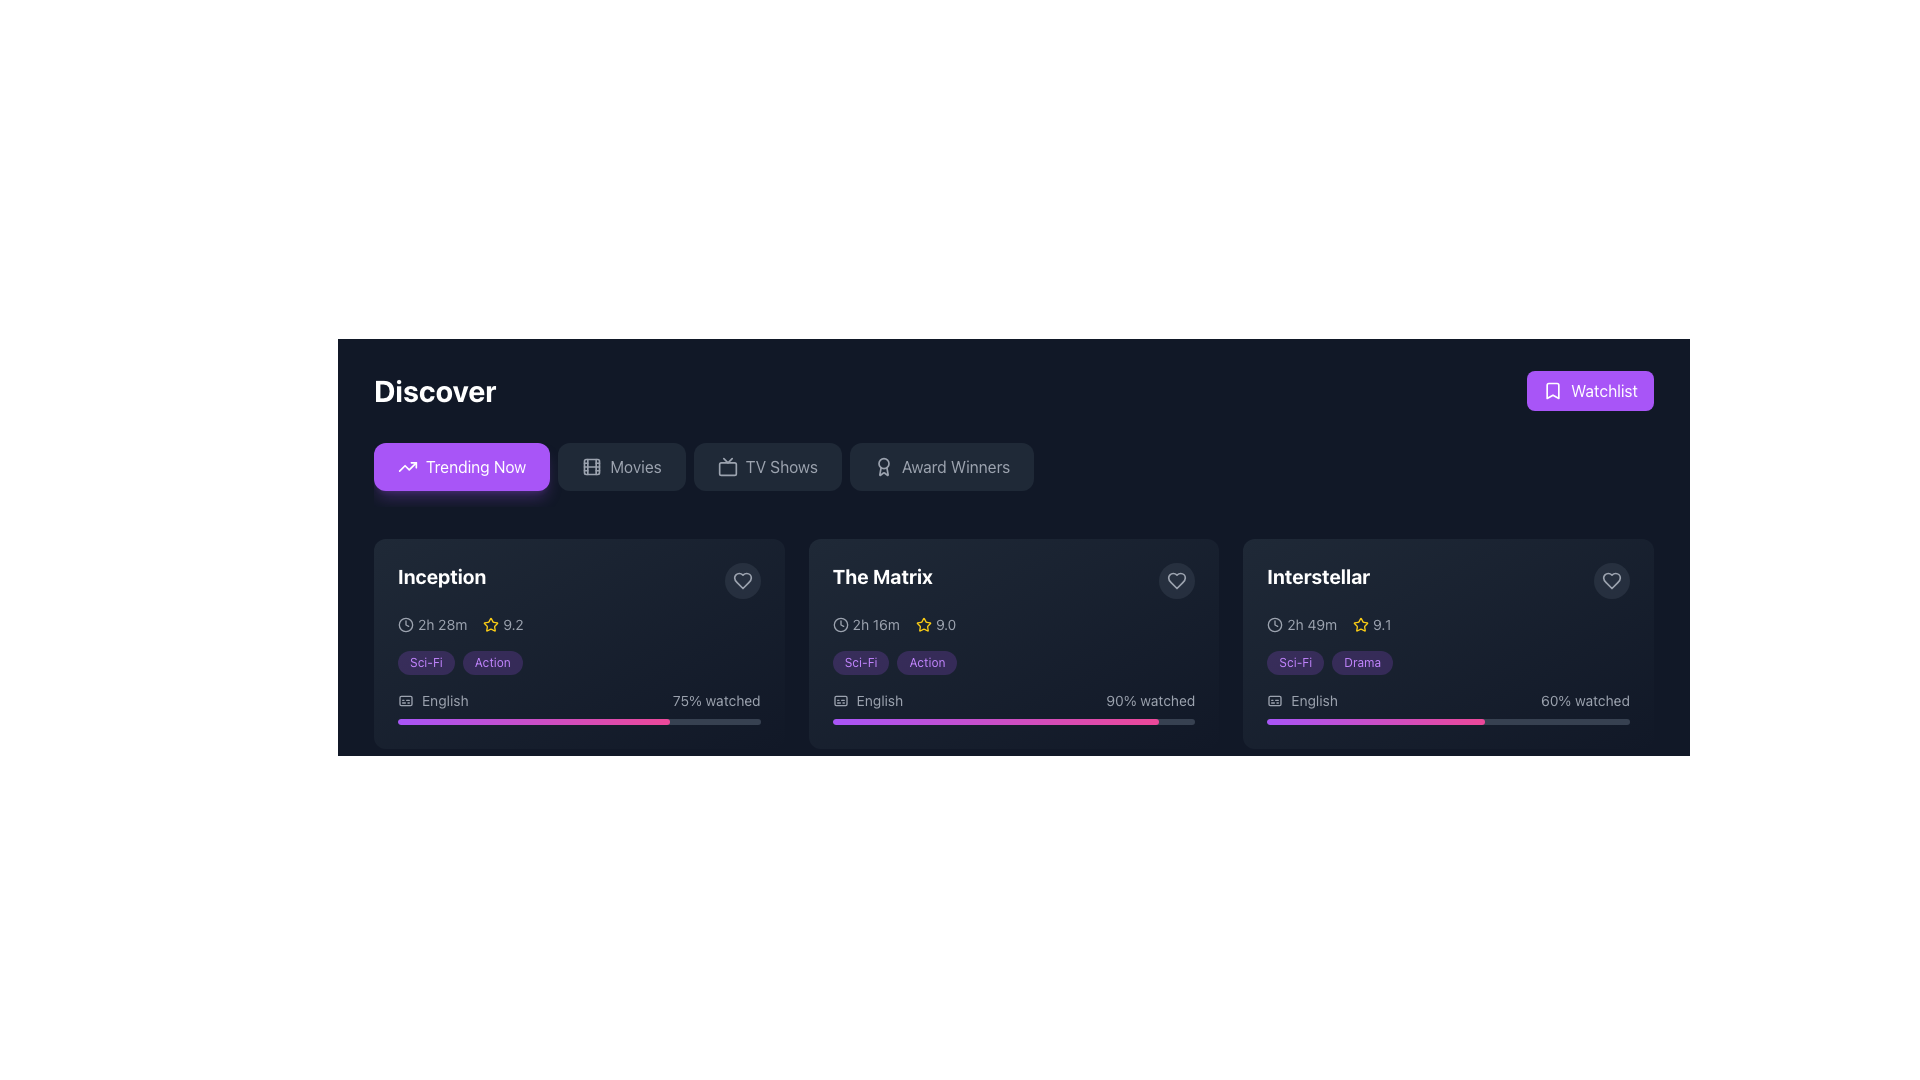 The image size is (1920, 1080). I want to click on the Visual rating indicator consisting of a yellow star icon and the numeric text '9.2', located in the bottom-left section of the first card (Inception), aligned with the '2h 28m' label, so click(503, 623).